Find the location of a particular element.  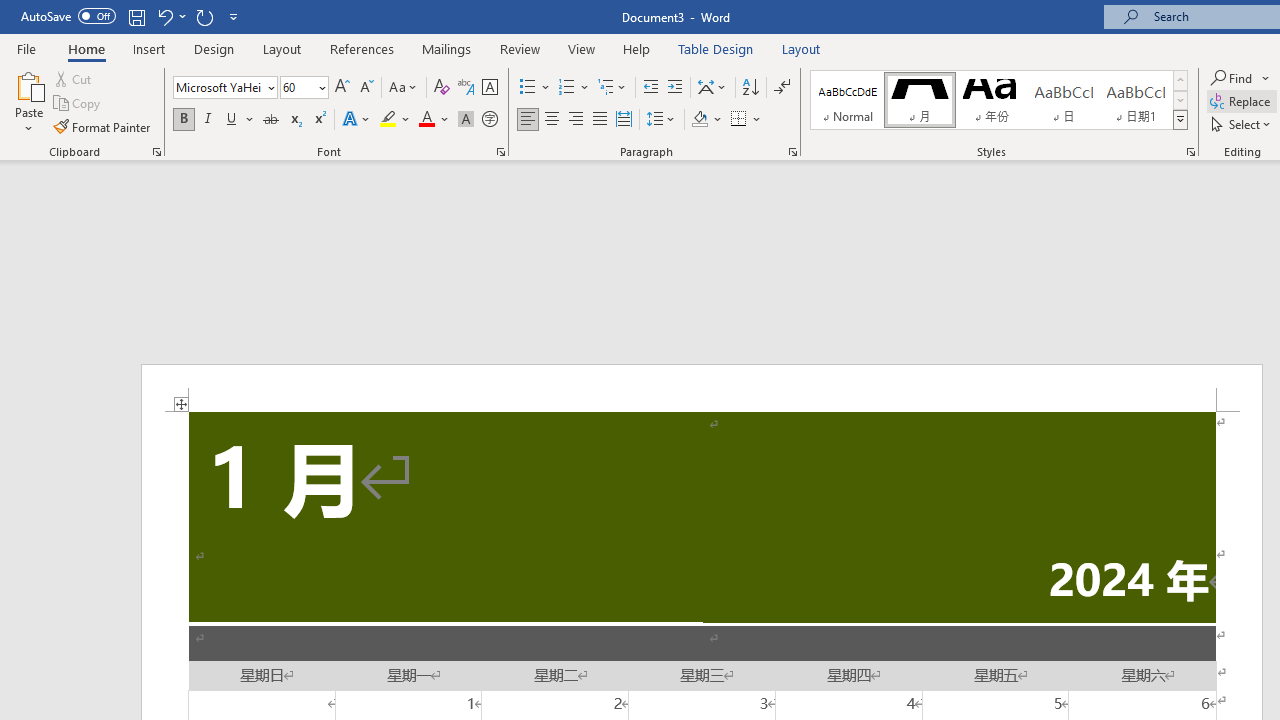

'Save' is located at coordinates (135, 16).